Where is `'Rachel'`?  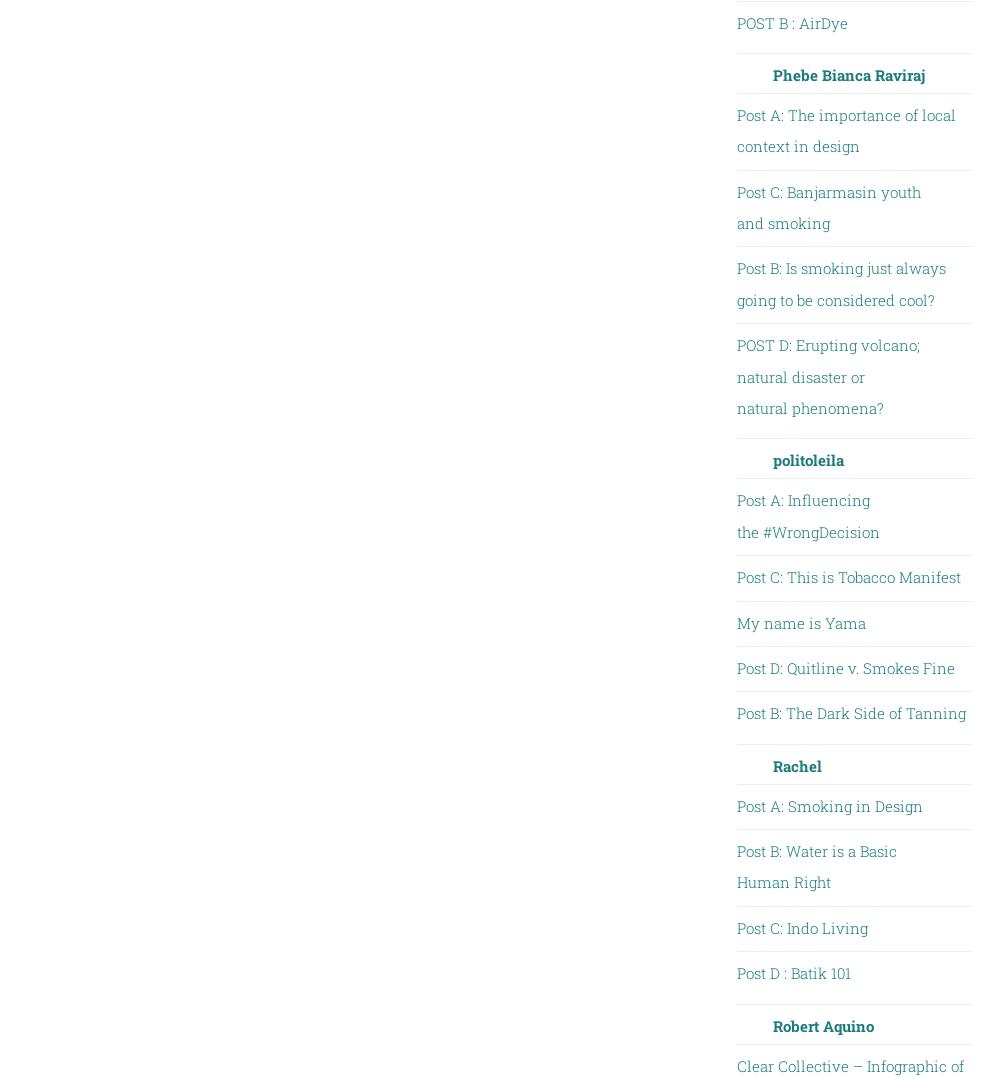 'Rachel' is located at coordinates (796, 764).